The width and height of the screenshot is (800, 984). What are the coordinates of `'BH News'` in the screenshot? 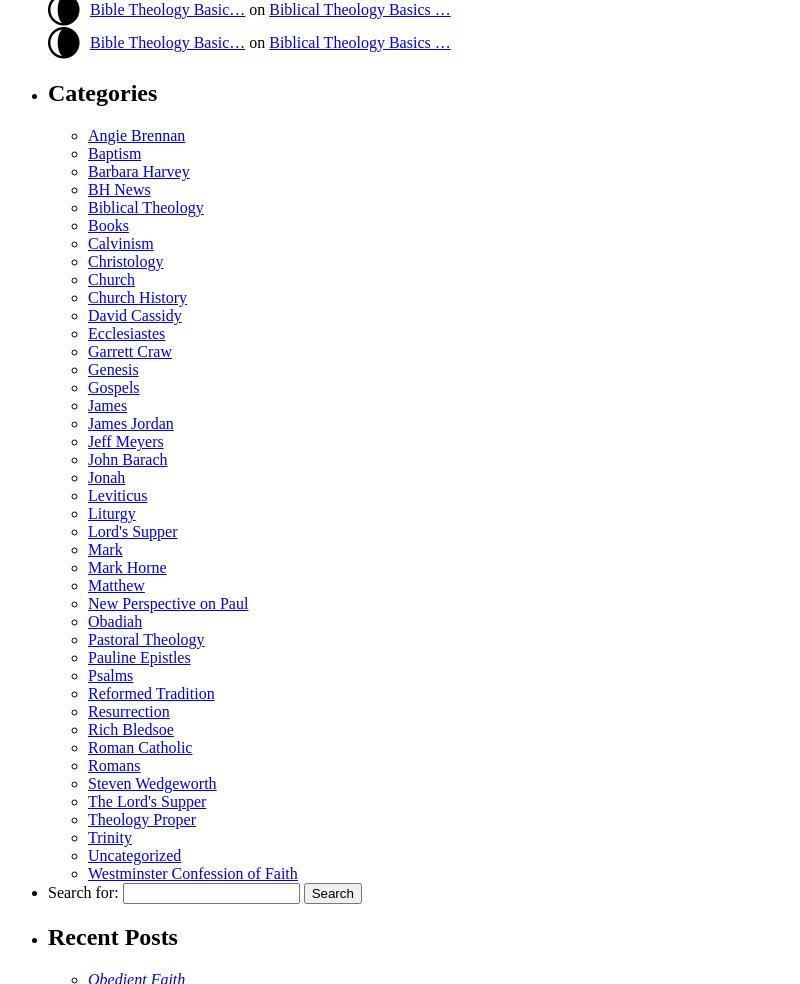 It's located at (117, 189).